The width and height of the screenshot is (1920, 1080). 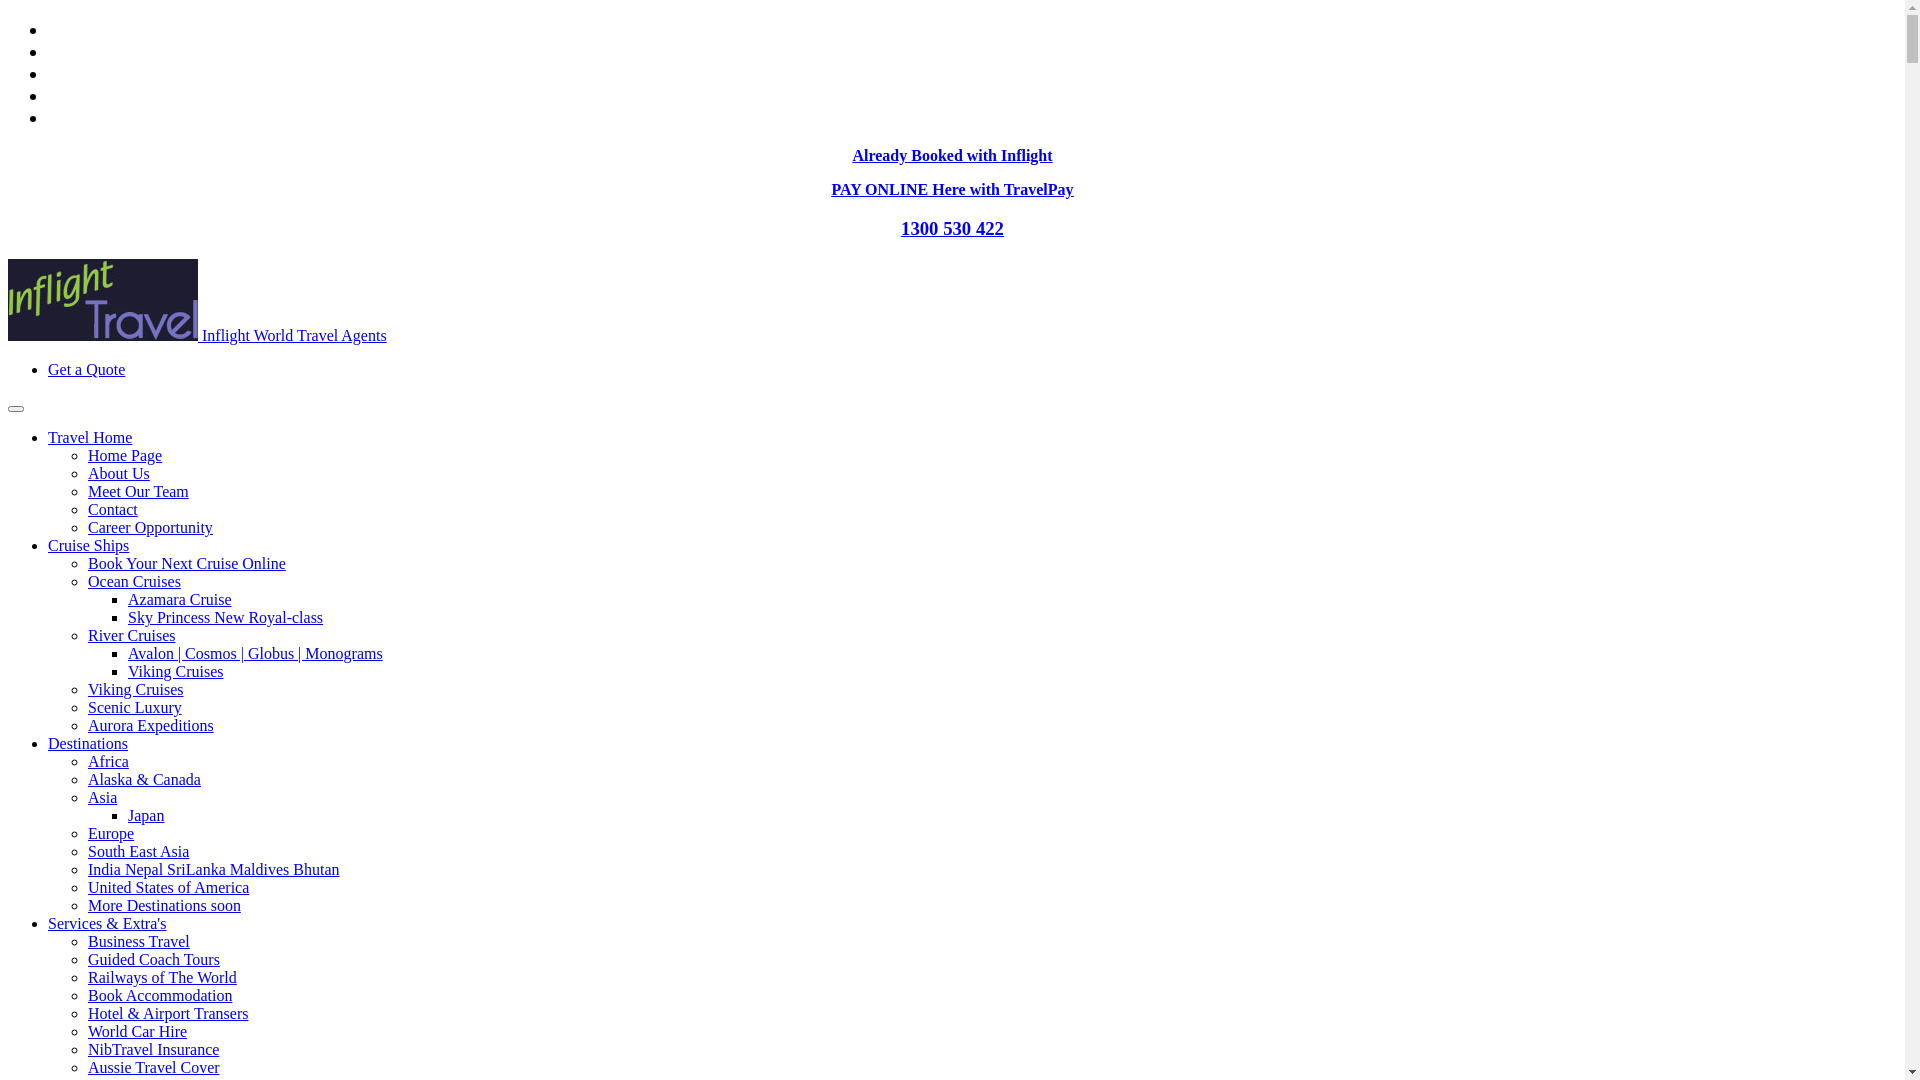 What do you see at coordinates (130, 635) in the screenshot?
I see `'River Cruises'` at bounding box center [130, 635].